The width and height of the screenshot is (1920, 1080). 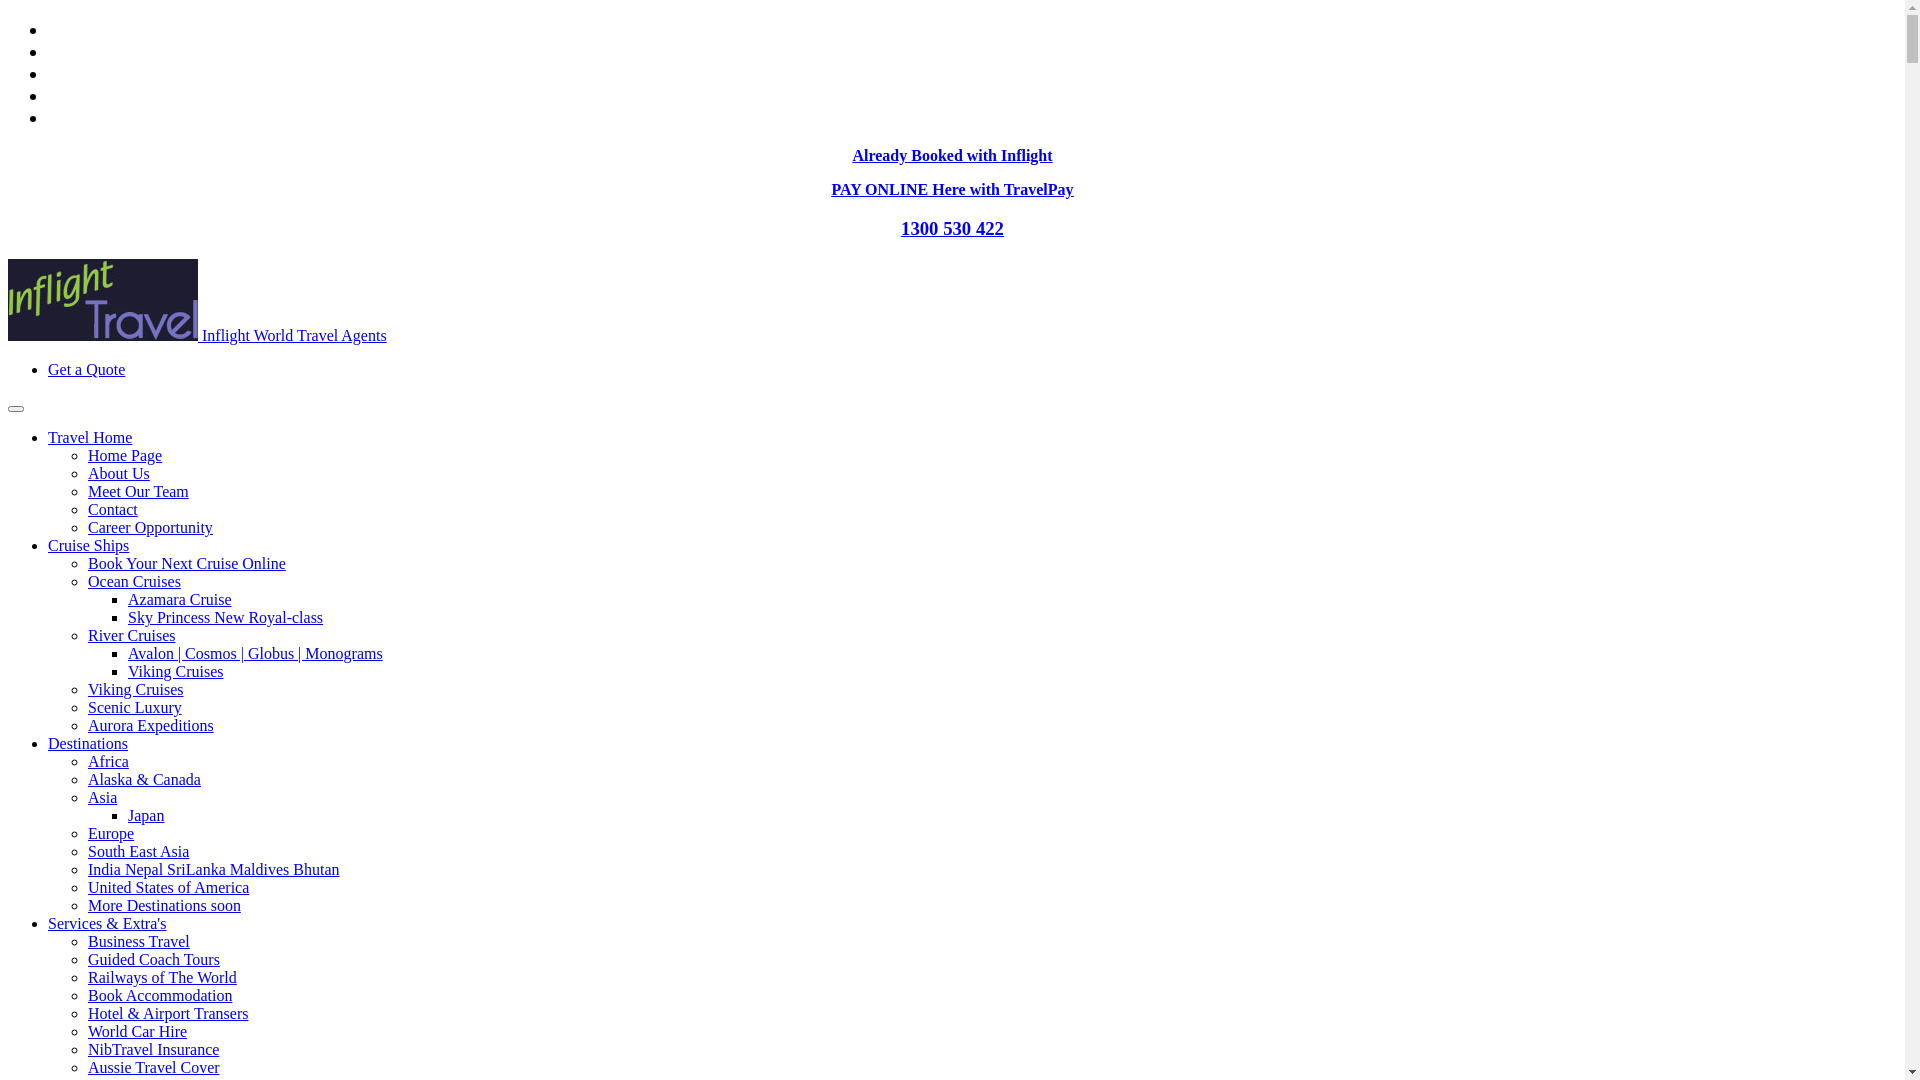 What do you see at coordinates (130, 635) in the screenshot?
I see `'River Cruises'` at bounding box center [130, 635].